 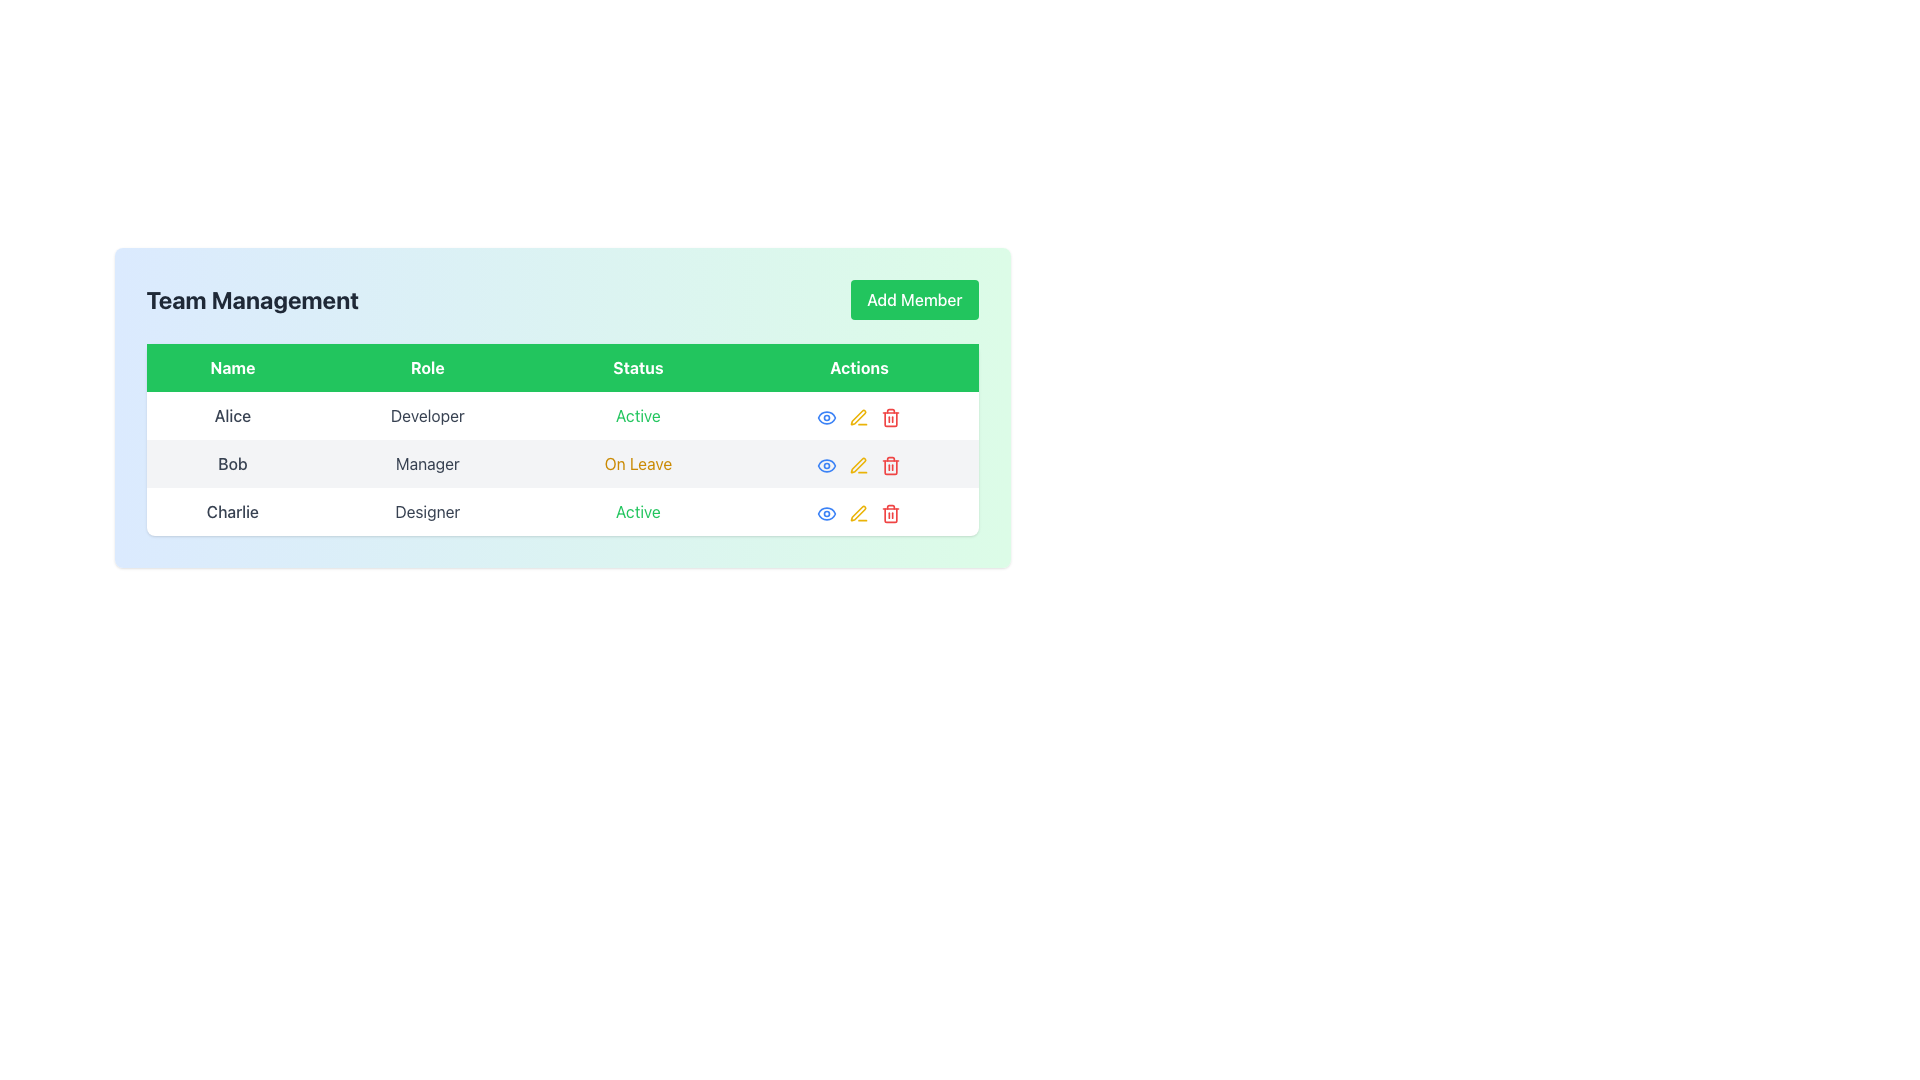 I want to click on the text label displaying 'Active' in green, which indicates status information for 'Charlie' in the 'Team Management' table, so click(x=637, y=511).